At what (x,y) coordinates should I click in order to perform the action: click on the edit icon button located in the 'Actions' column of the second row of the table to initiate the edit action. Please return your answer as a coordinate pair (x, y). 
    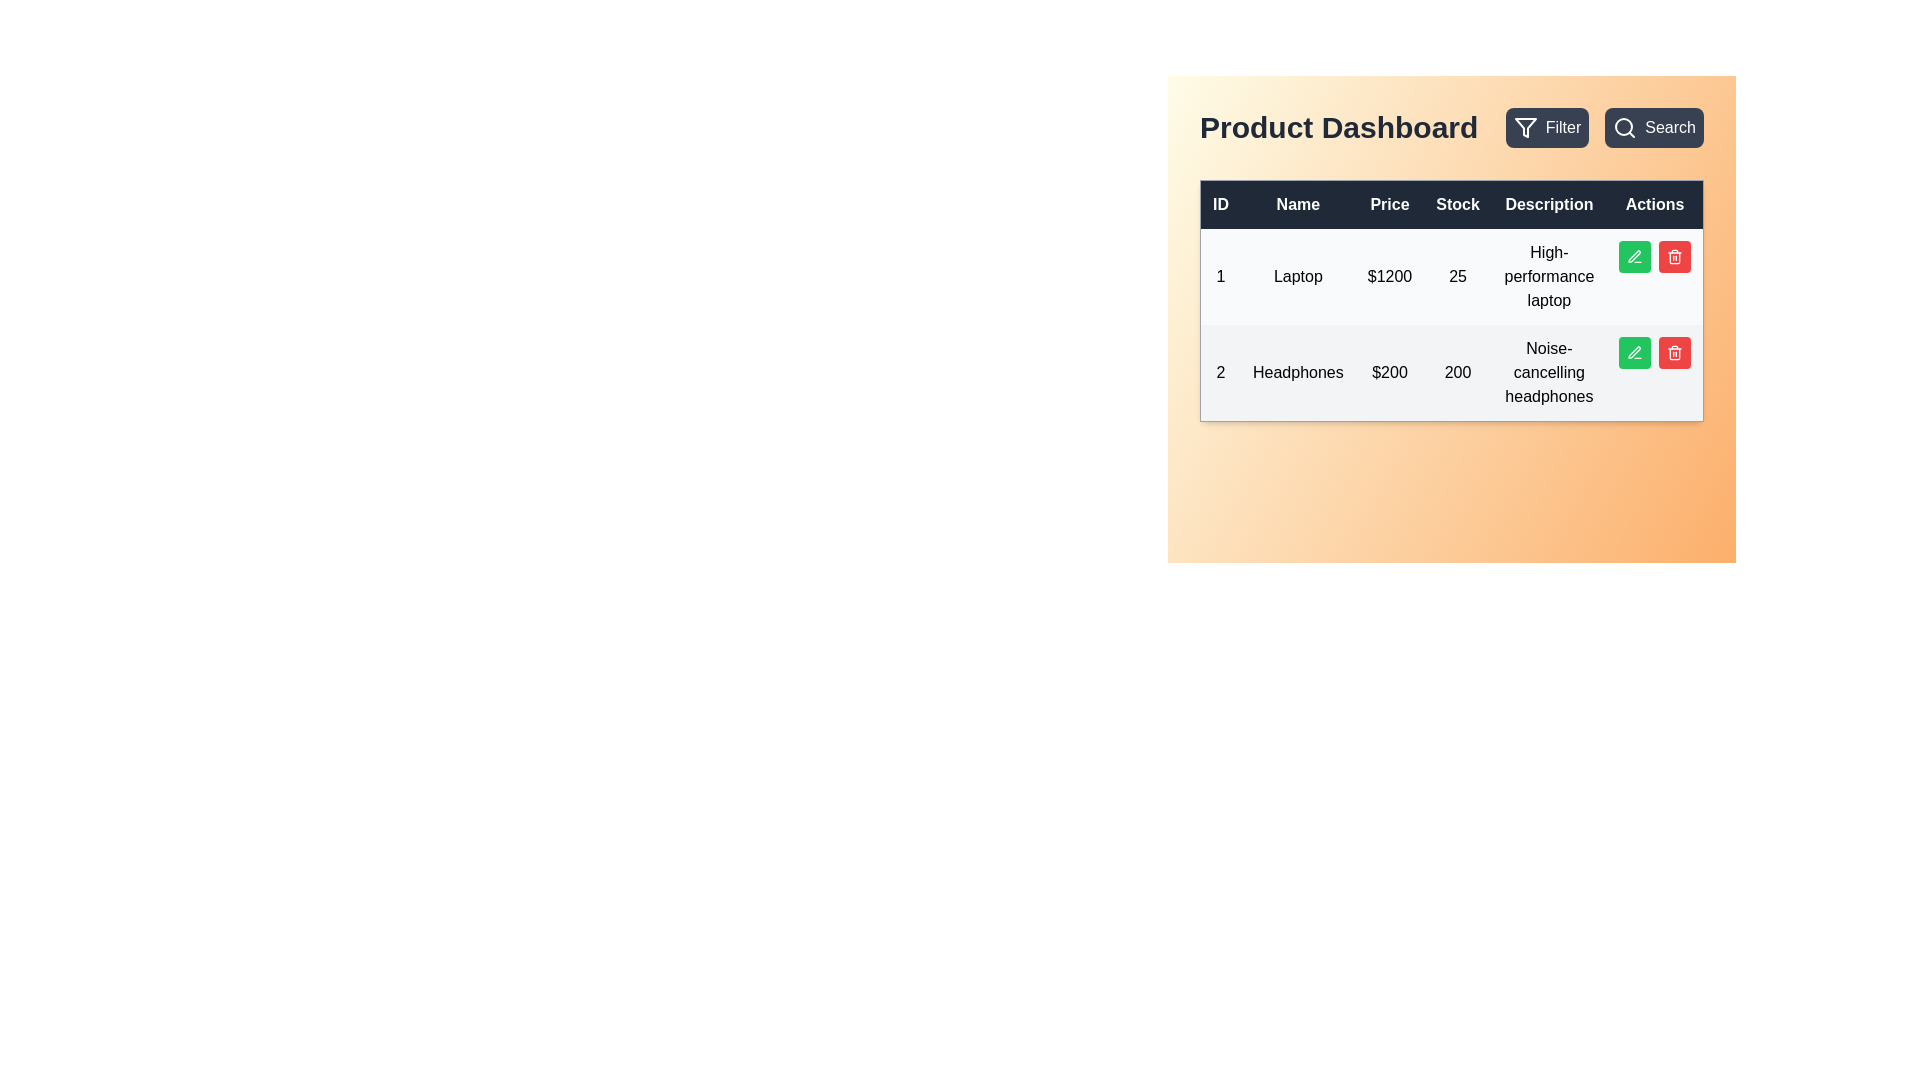
    Looking at the image, I should click on (1635, 352).